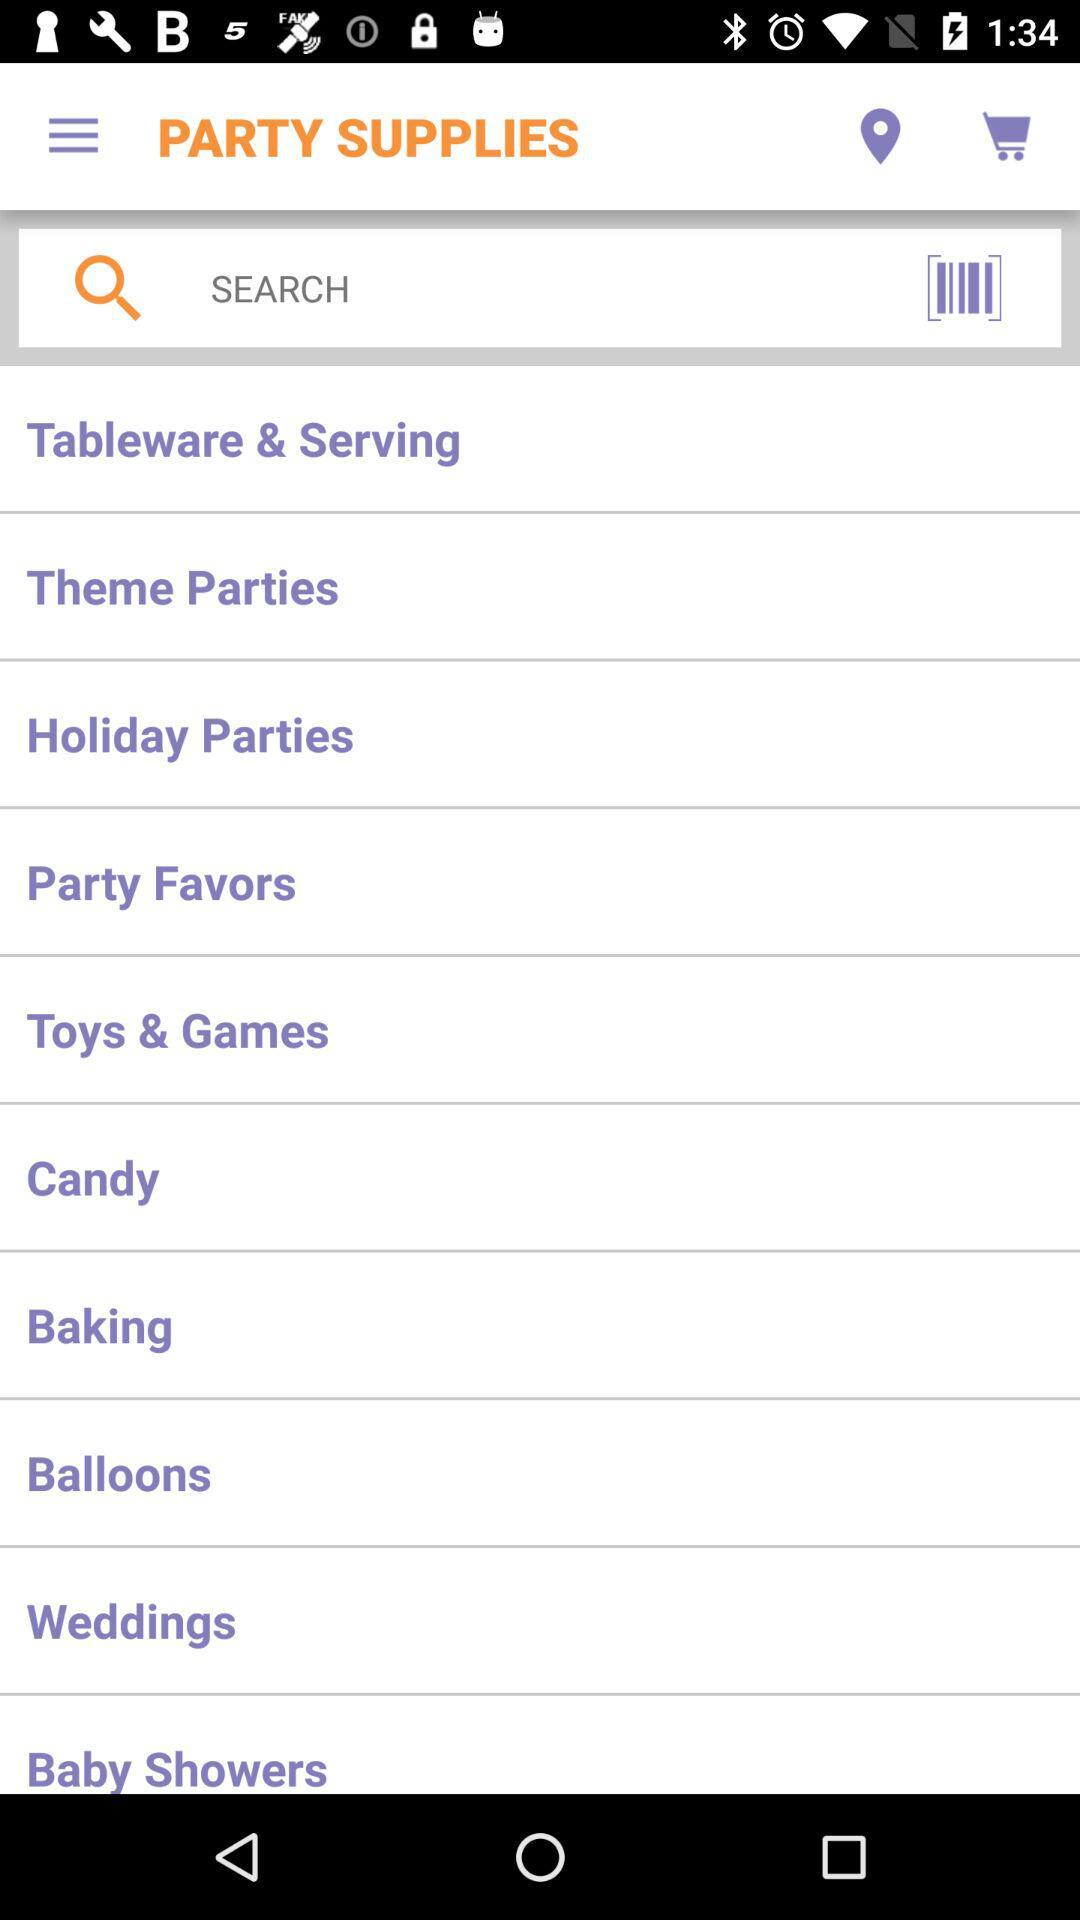  I want to click on the item below toys & games, so click(540, 1177).